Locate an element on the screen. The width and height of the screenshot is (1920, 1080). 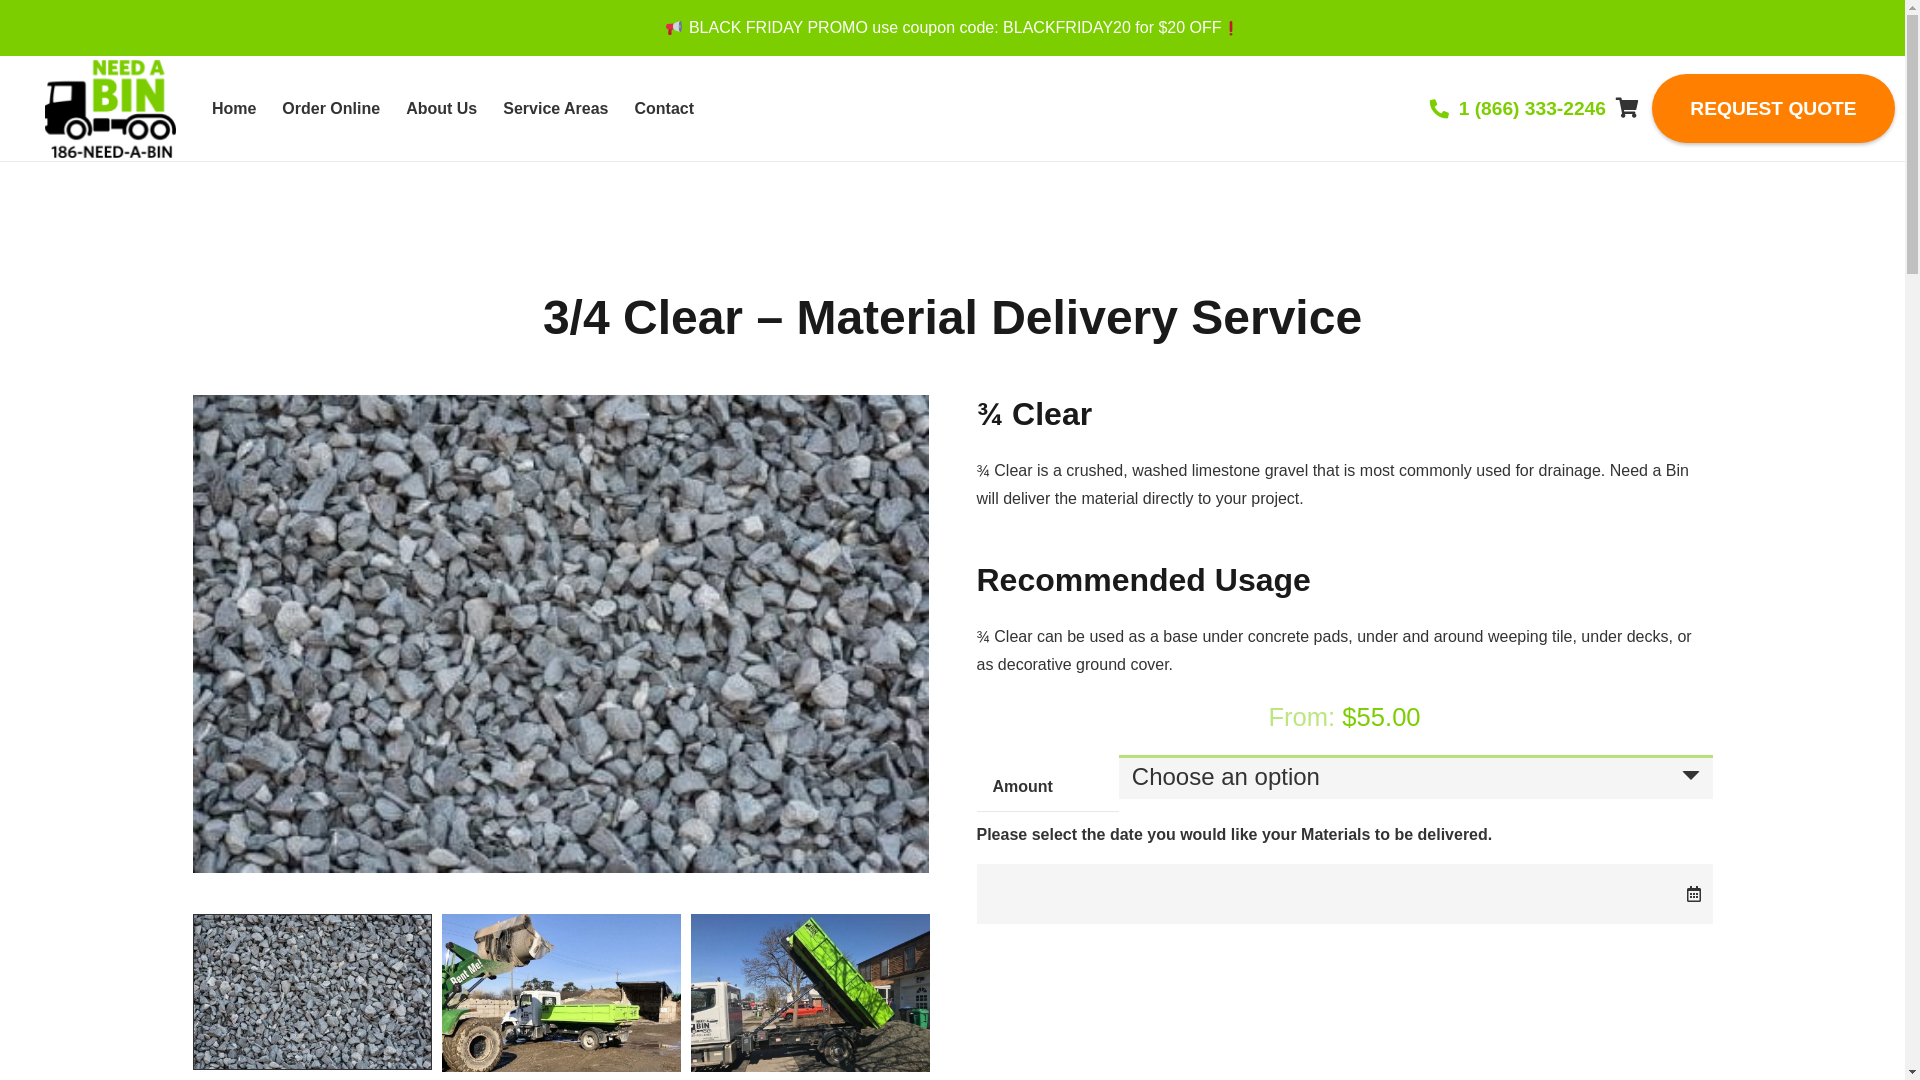
'Contact' is located at coordinates (665, 108).